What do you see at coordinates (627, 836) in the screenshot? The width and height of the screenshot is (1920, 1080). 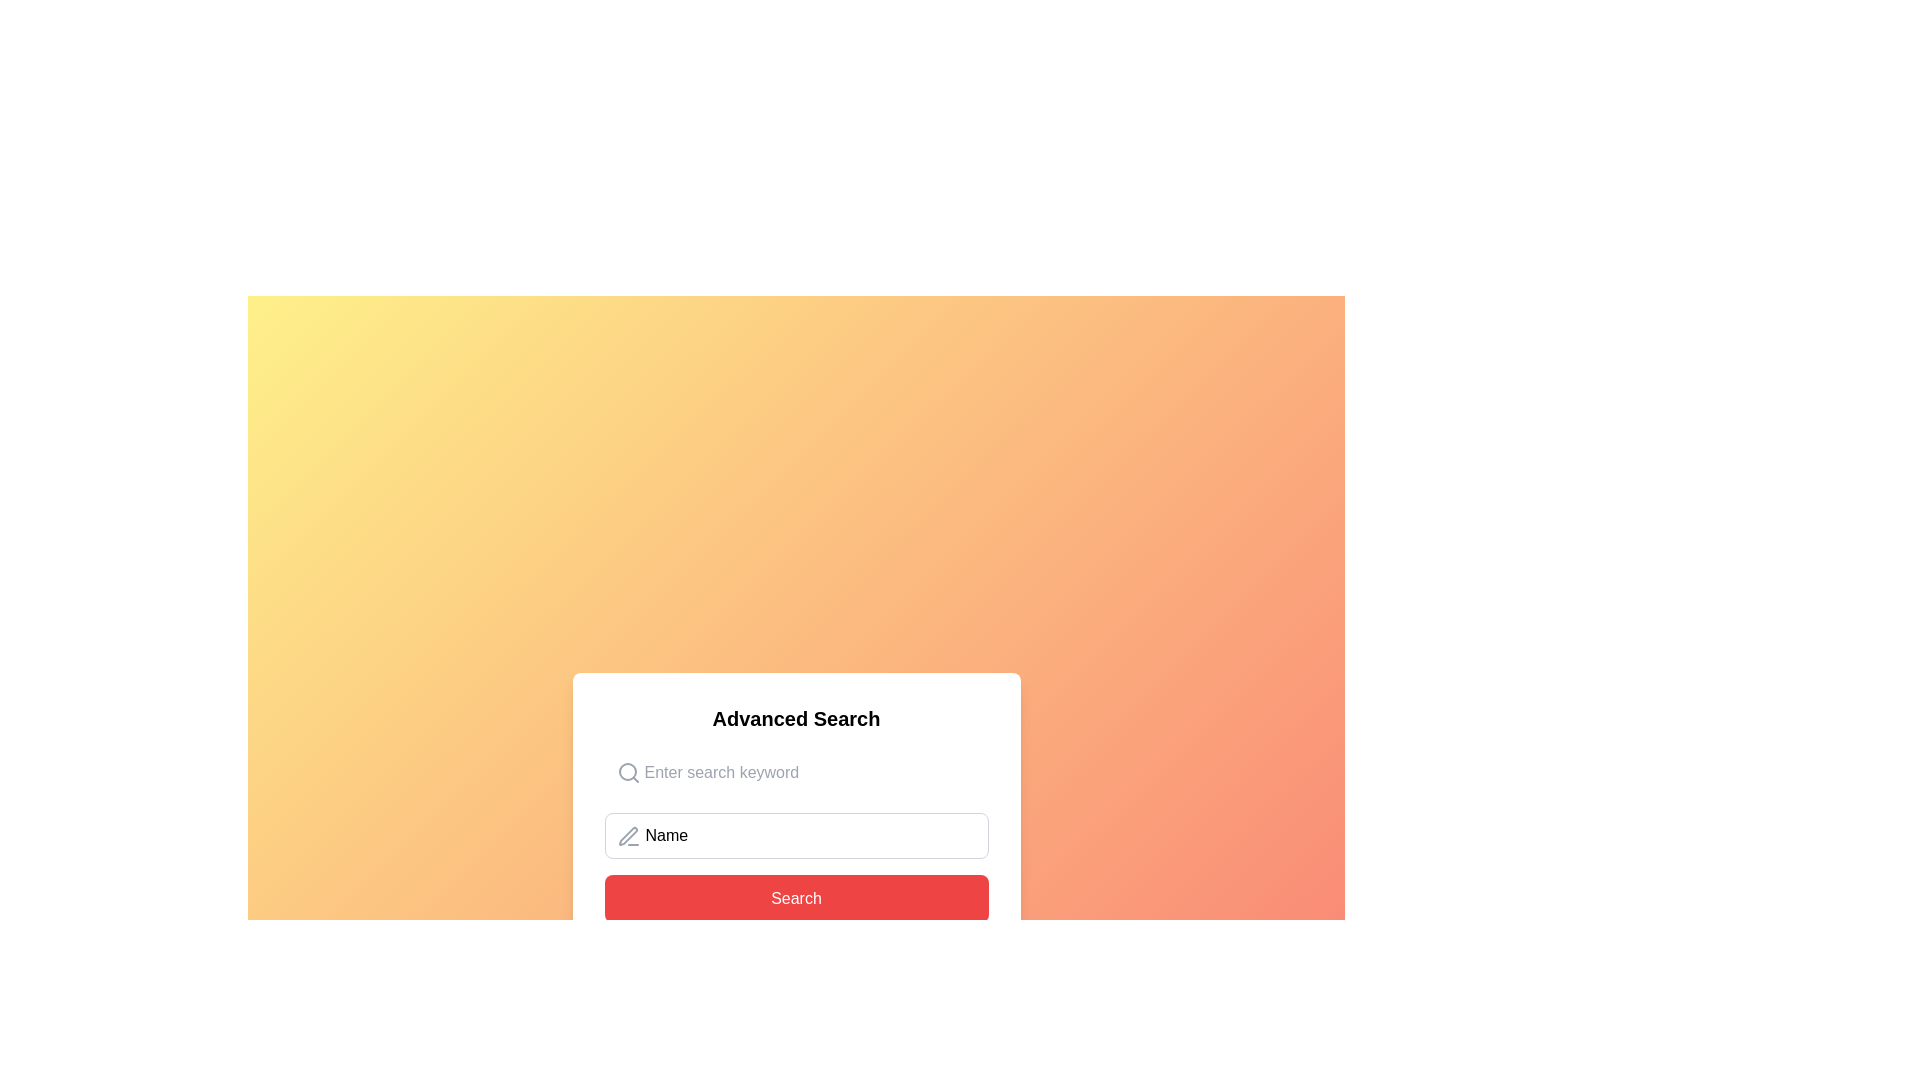 I see `the SVG graphic icon that represents the edit function for the 'Name' field in the 'Advanced Search' card` at bounding box center [627, 836].